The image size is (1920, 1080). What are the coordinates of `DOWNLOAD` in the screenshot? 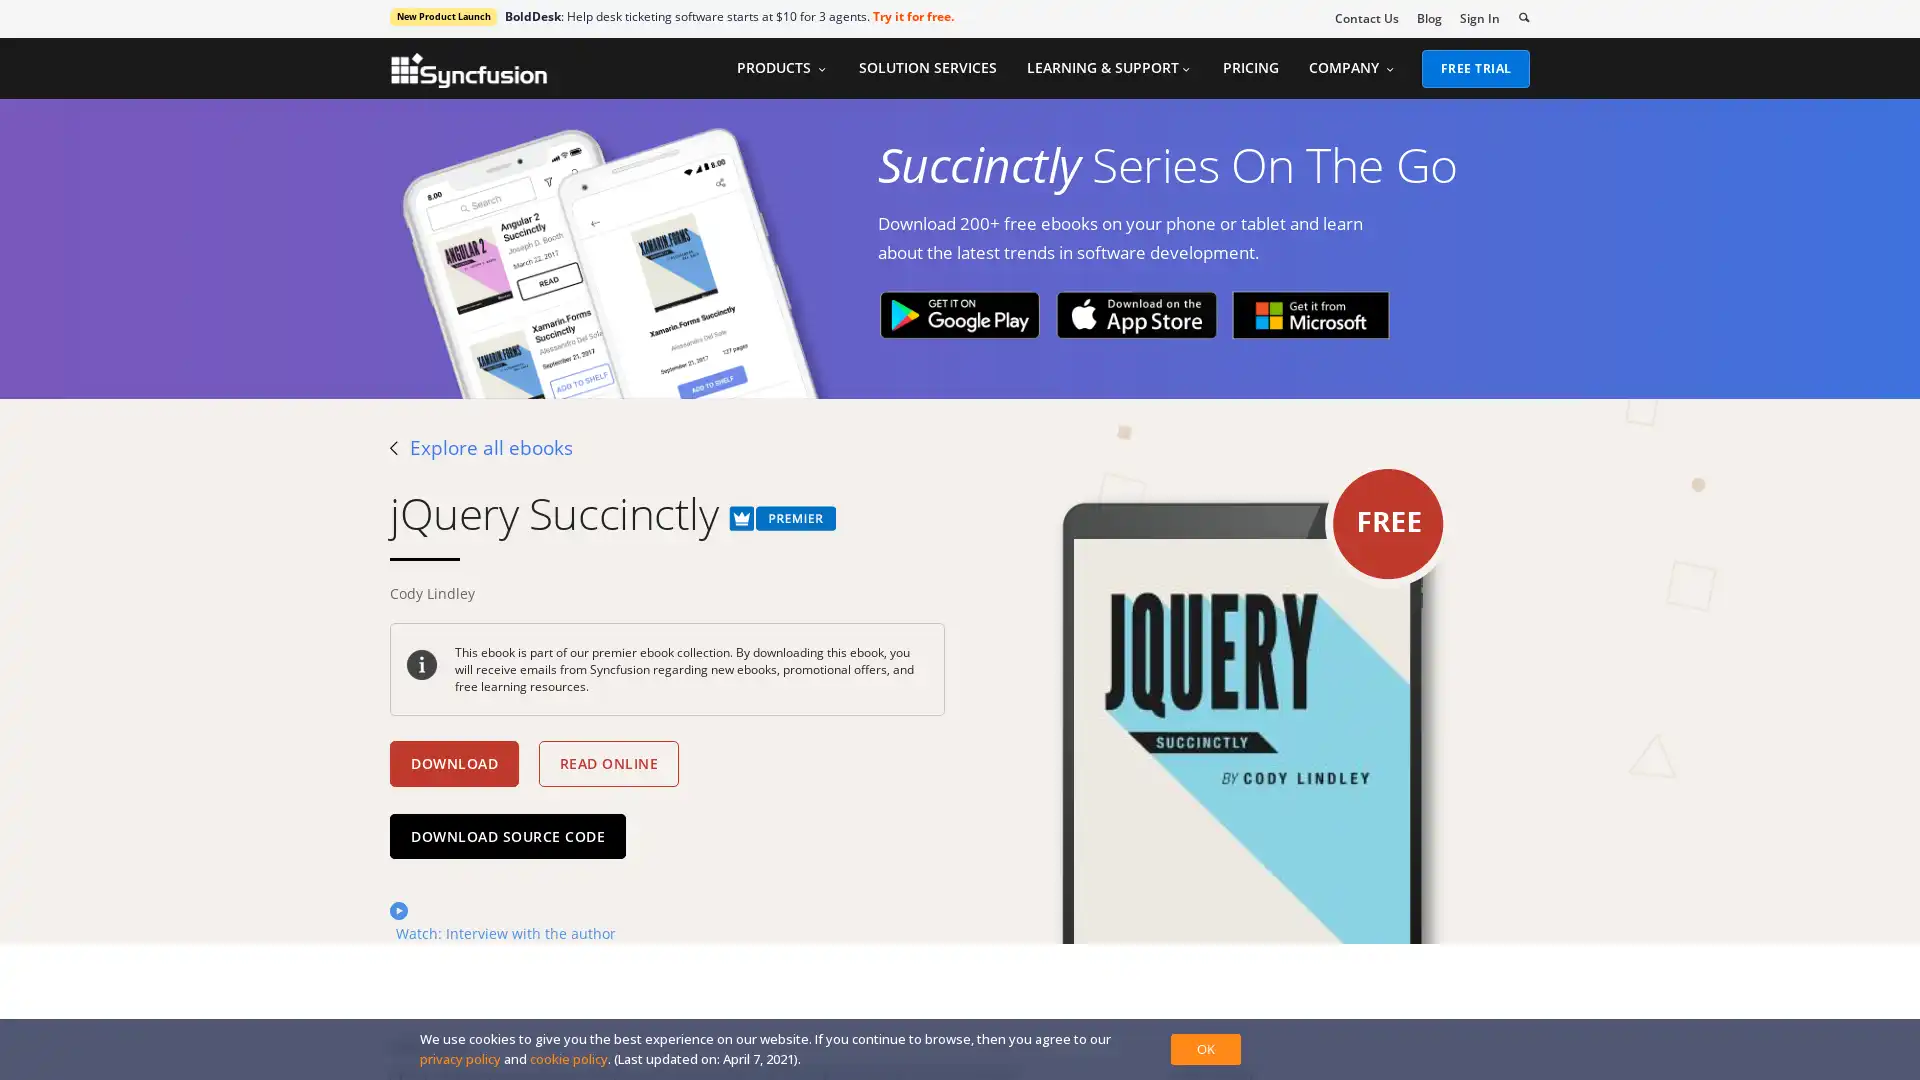 It's located at (453, 763).